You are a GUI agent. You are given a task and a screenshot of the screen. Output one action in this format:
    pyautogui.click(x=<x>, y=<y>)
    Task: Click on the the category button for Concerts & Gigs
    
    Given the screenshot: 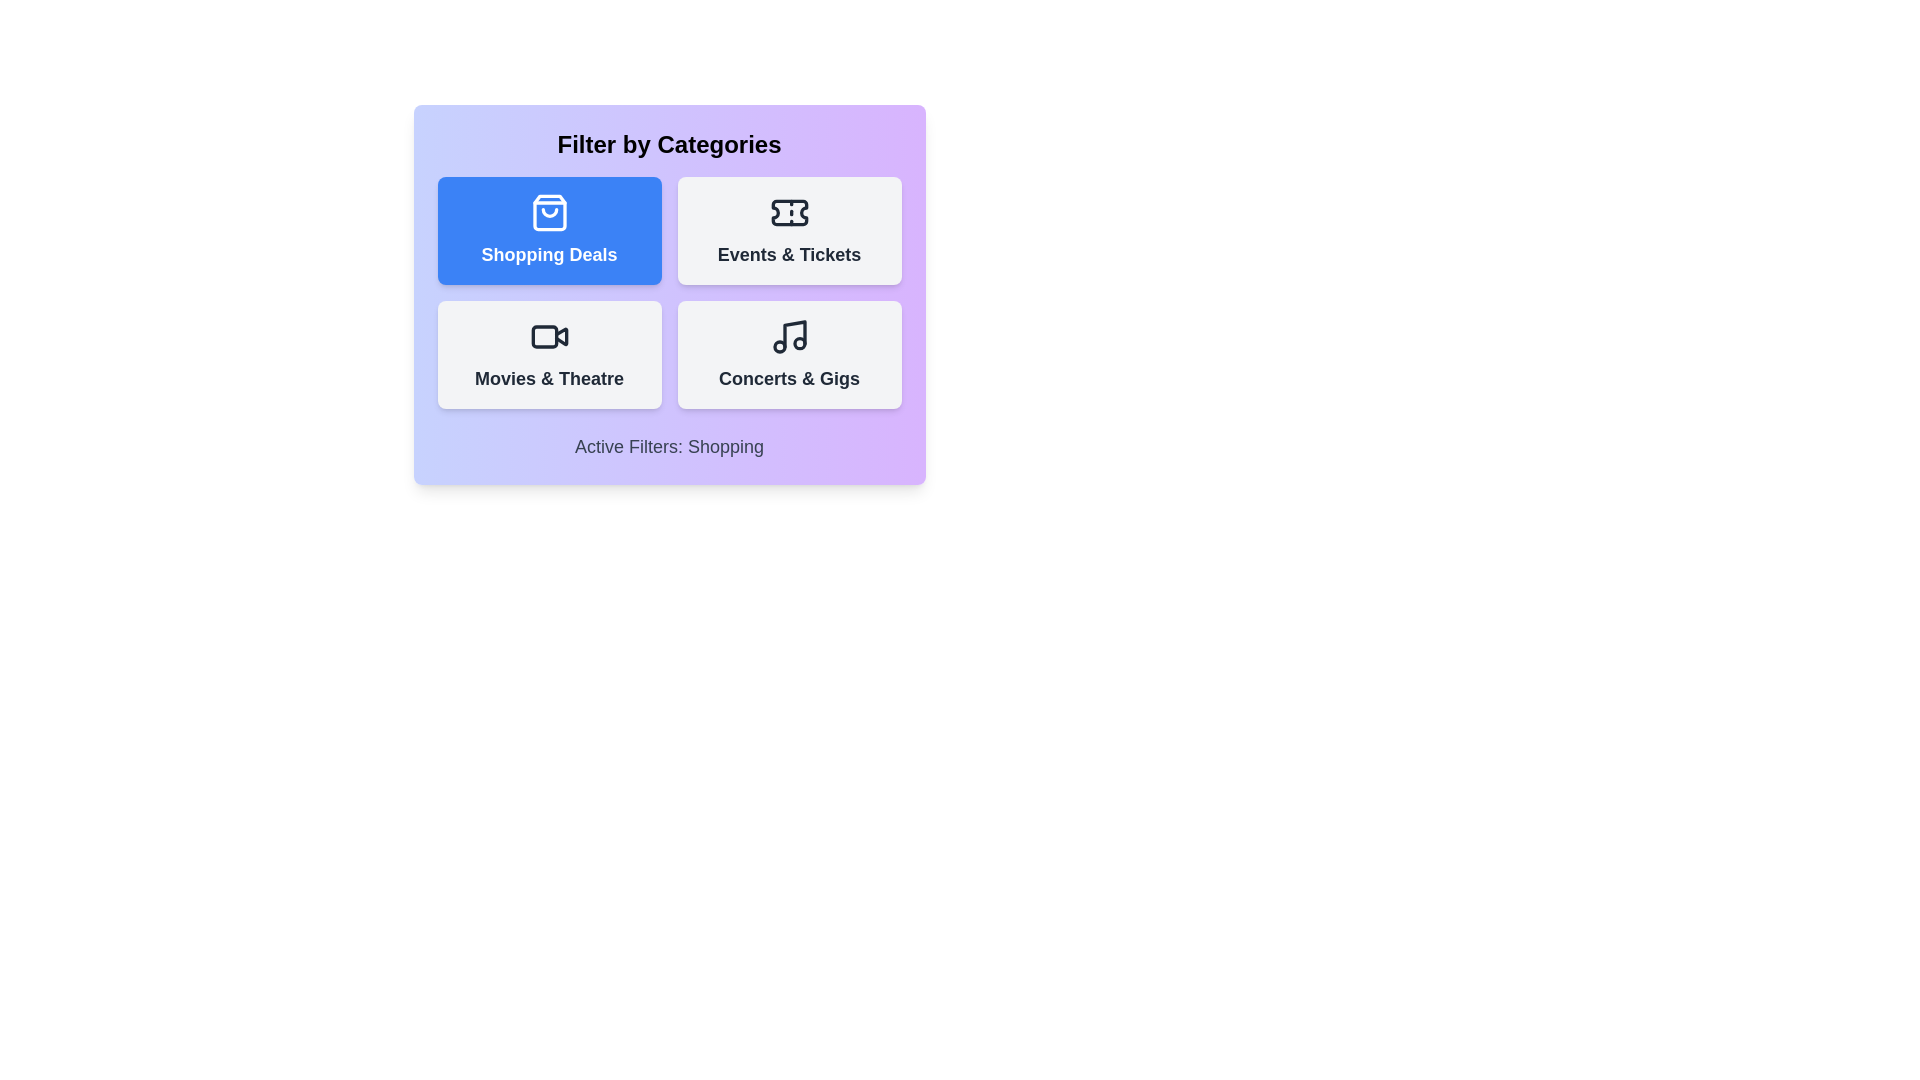 What is the action you would take?
    pyautogui.click(x=788, y=353)
    